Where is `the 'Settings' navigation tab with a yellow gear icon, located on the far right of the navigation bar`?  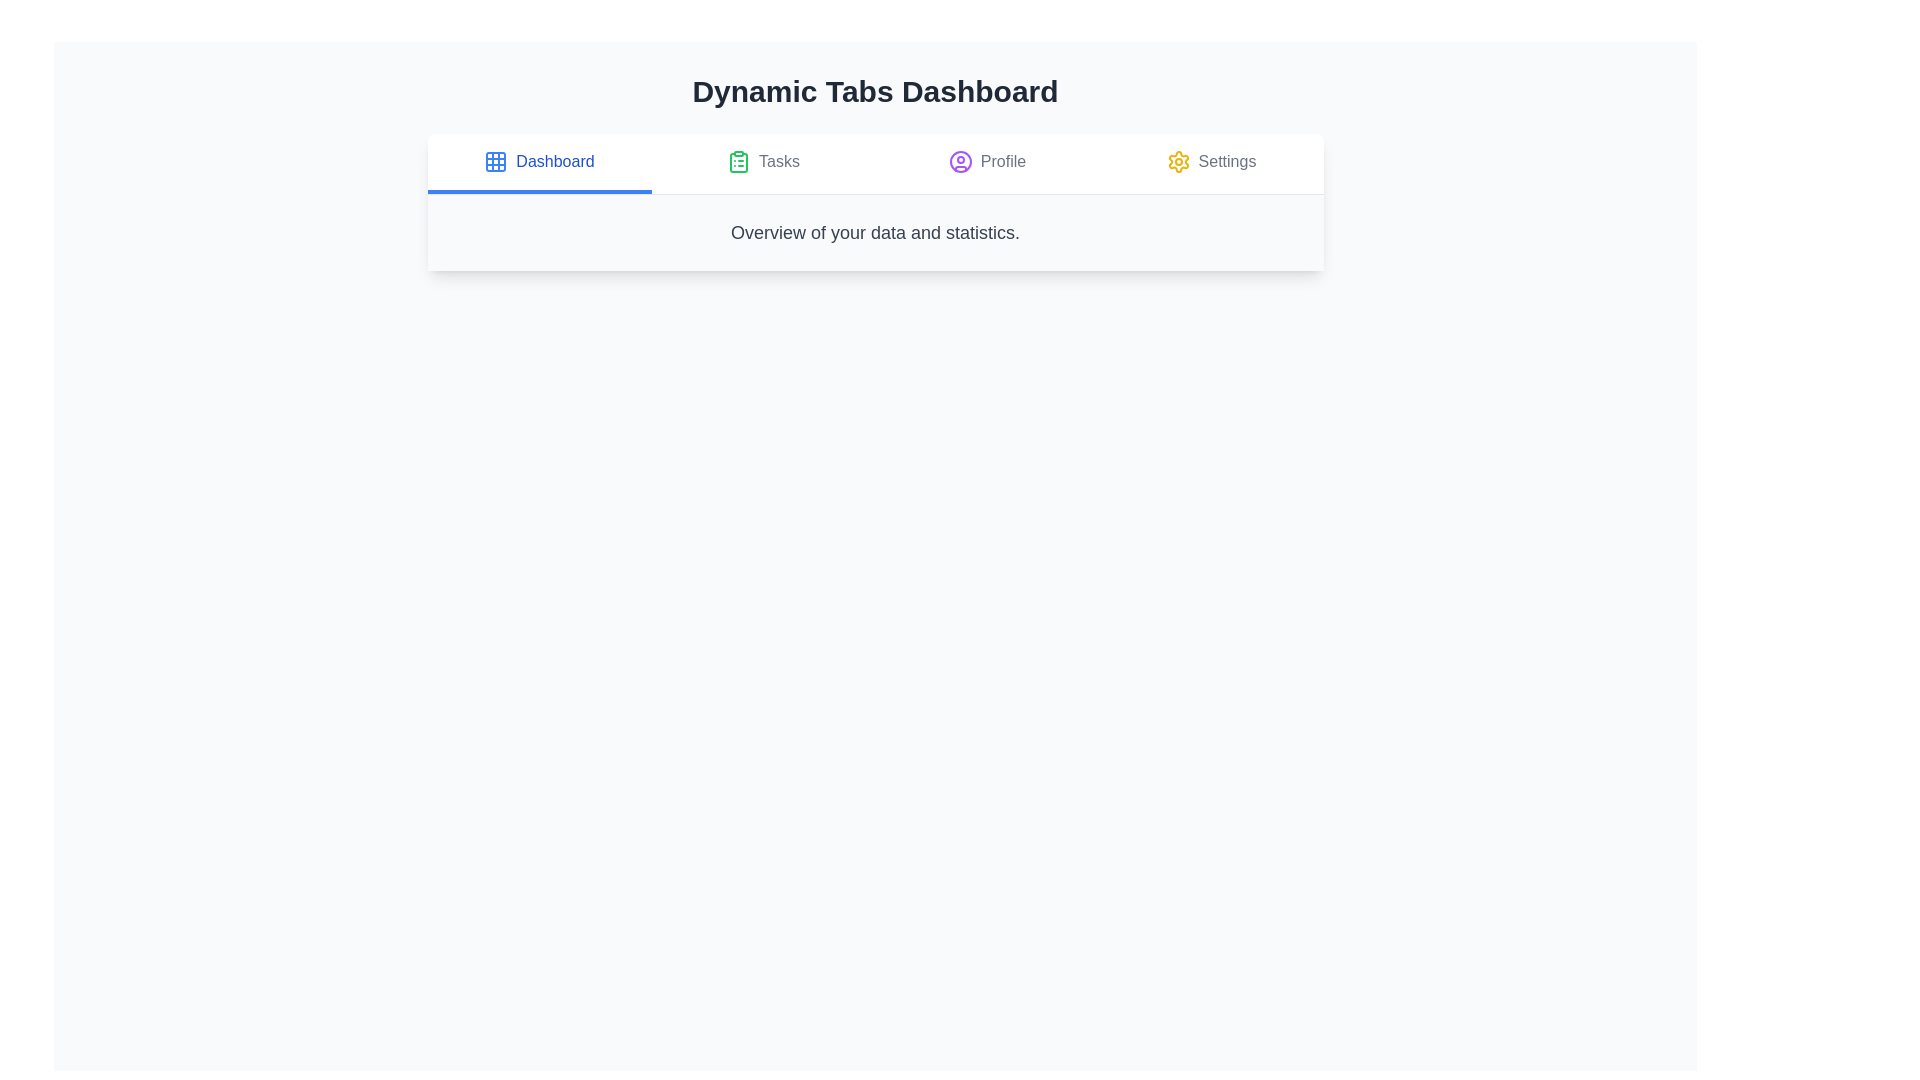
the 'Settings' navigation tab with a yellow gear icon, located on the far right of the navigation bar is located at coordinates (1210, 163).